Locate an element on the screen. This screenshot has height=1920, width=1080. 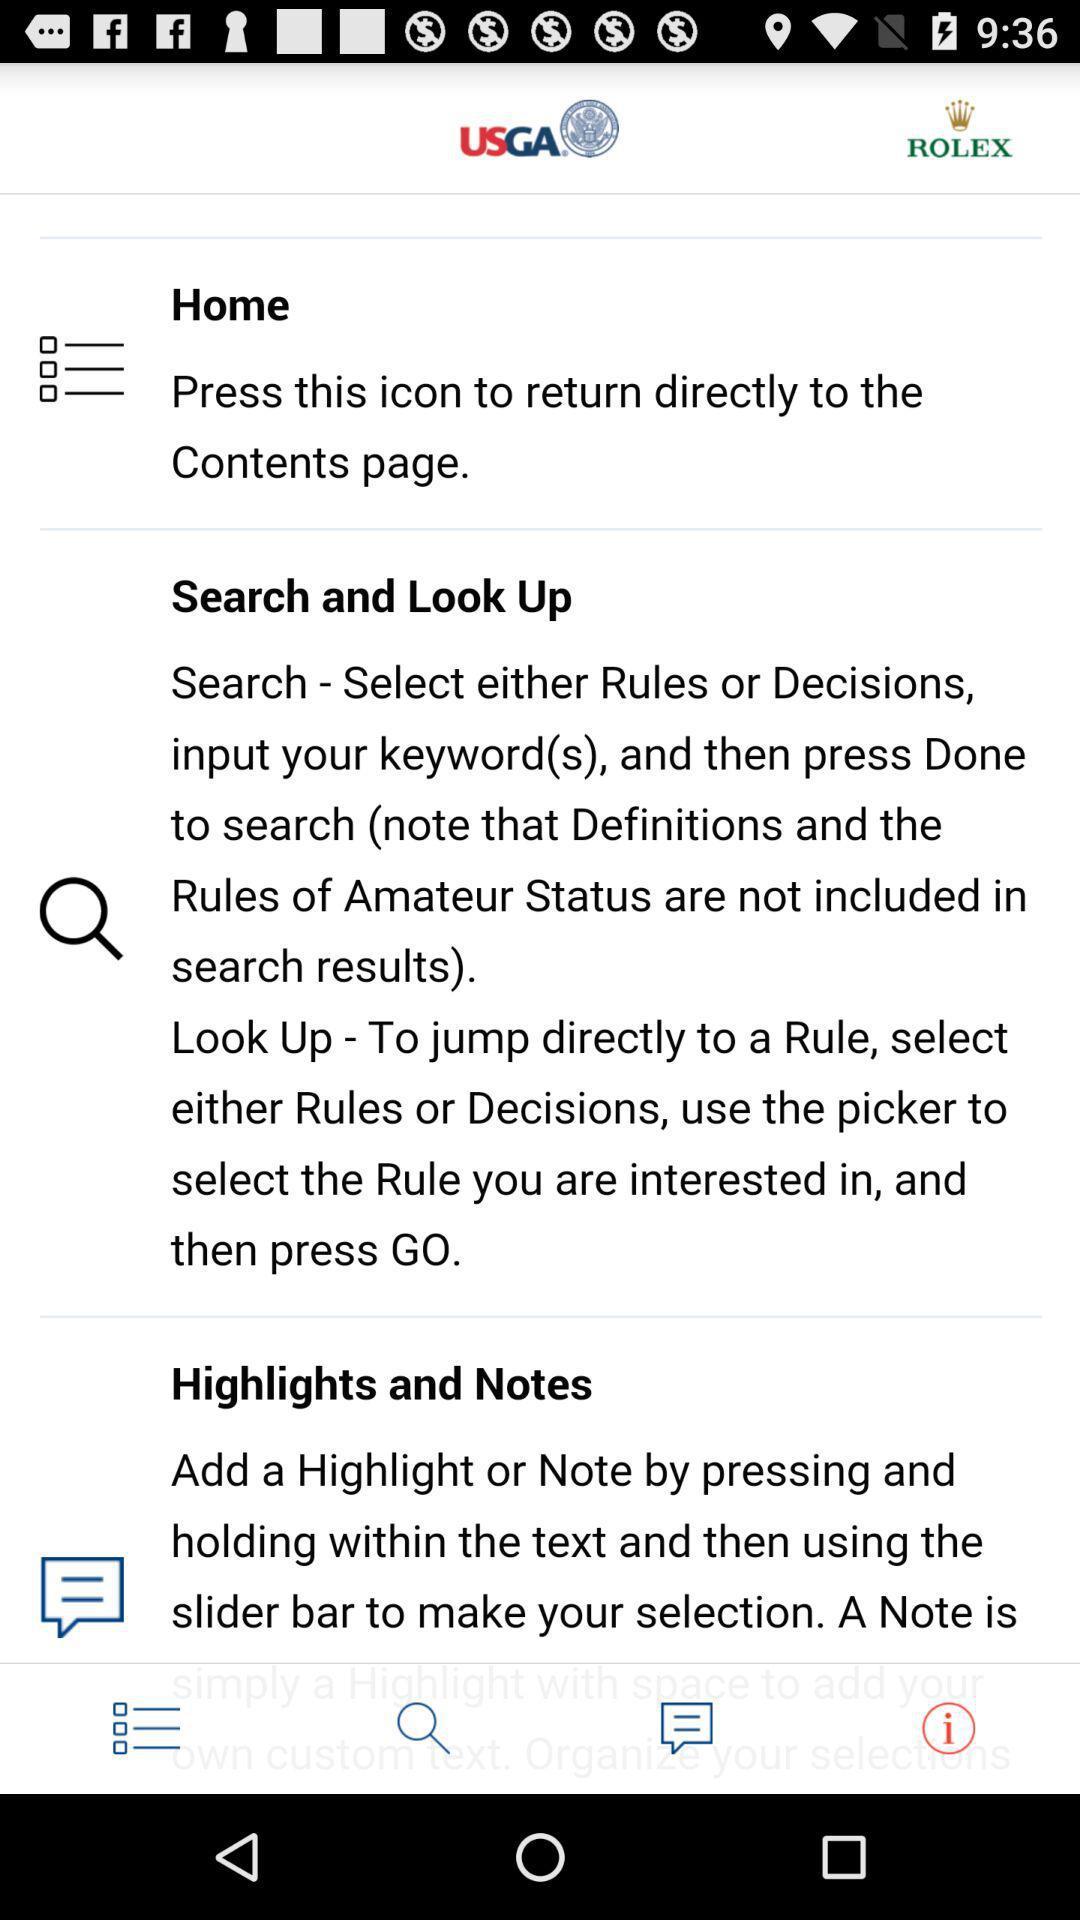
search bar is located at coordinates (423, 1727).